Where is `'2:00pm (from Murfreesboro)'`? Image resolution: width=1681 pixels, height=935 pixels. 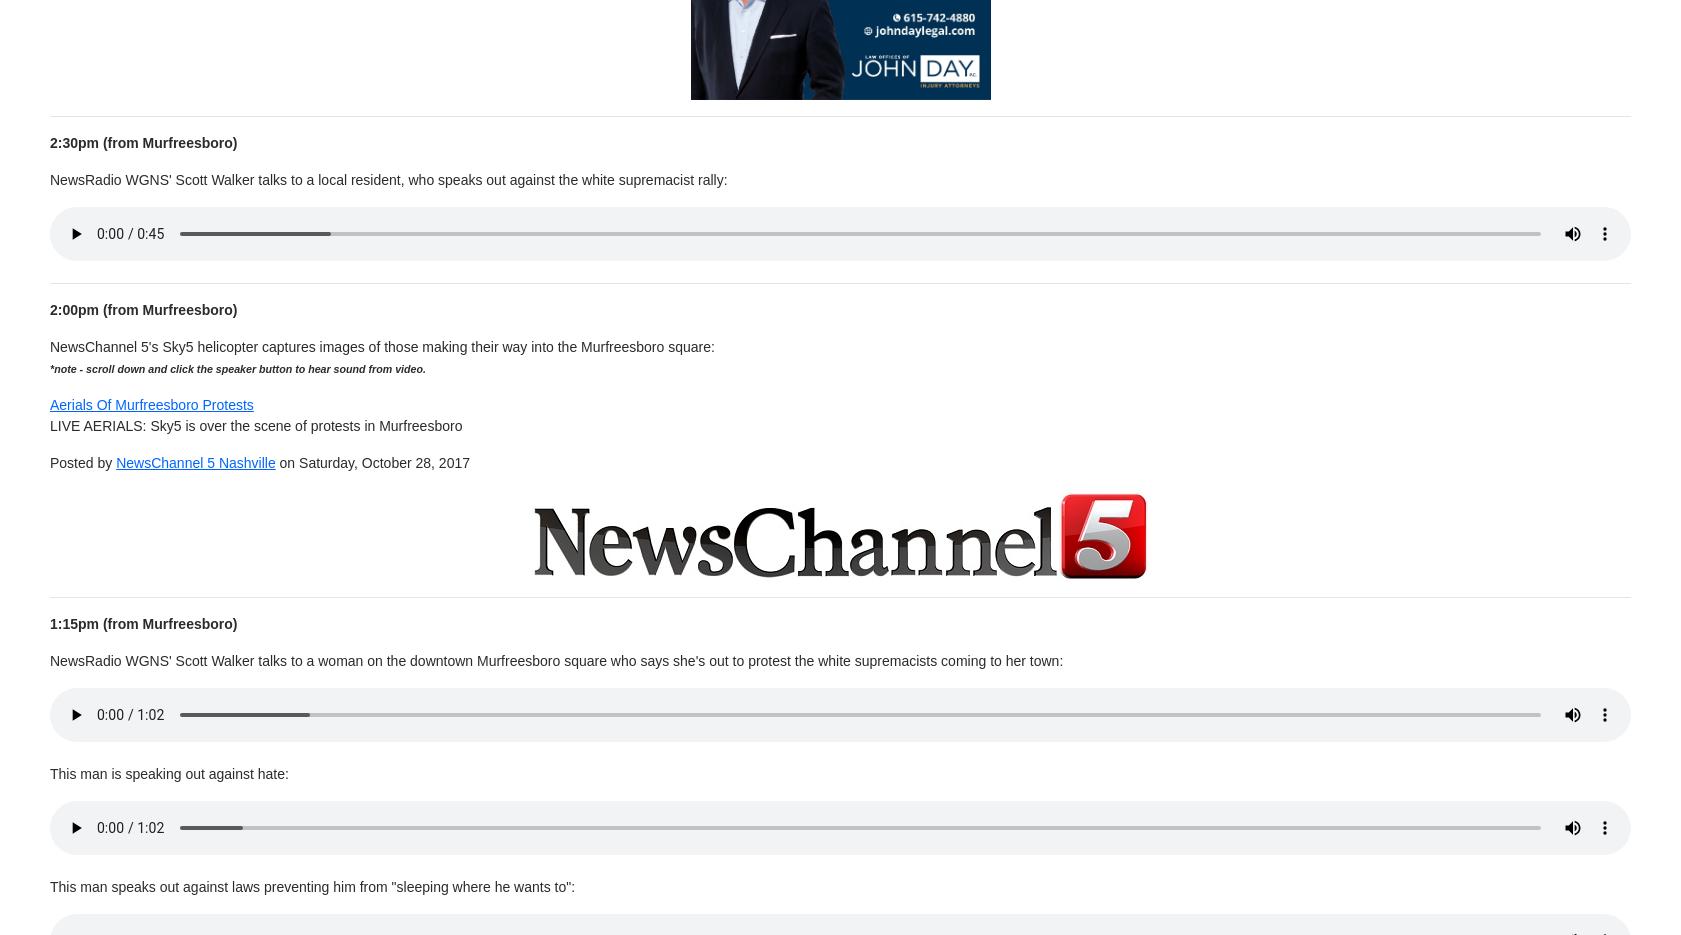 '2:00pm (from Murfreesboro)' is located at coordinates (142, 309).